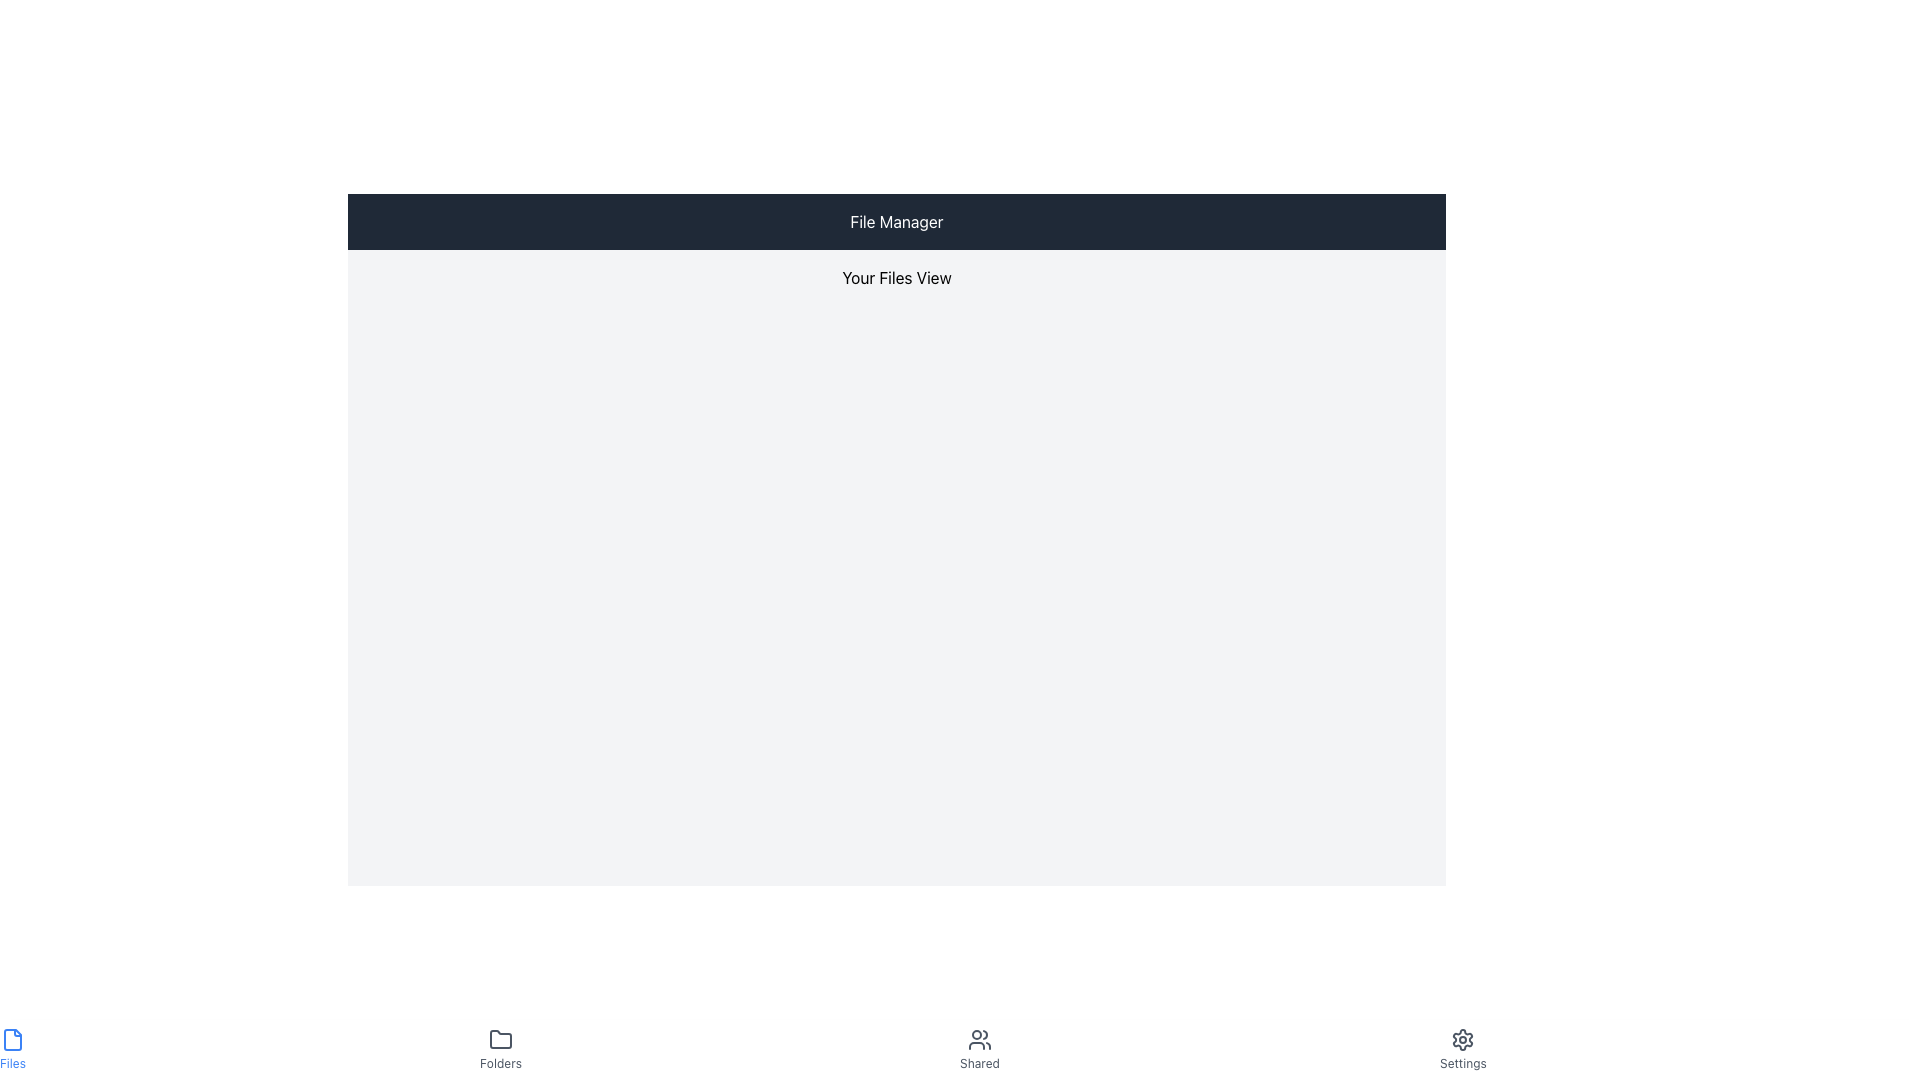 The image size is (1920, 1080). I want to click on the Text Label that acts as a section header for viewing files, located just below the 'File Manager' navigation bar, so click(896, 277).